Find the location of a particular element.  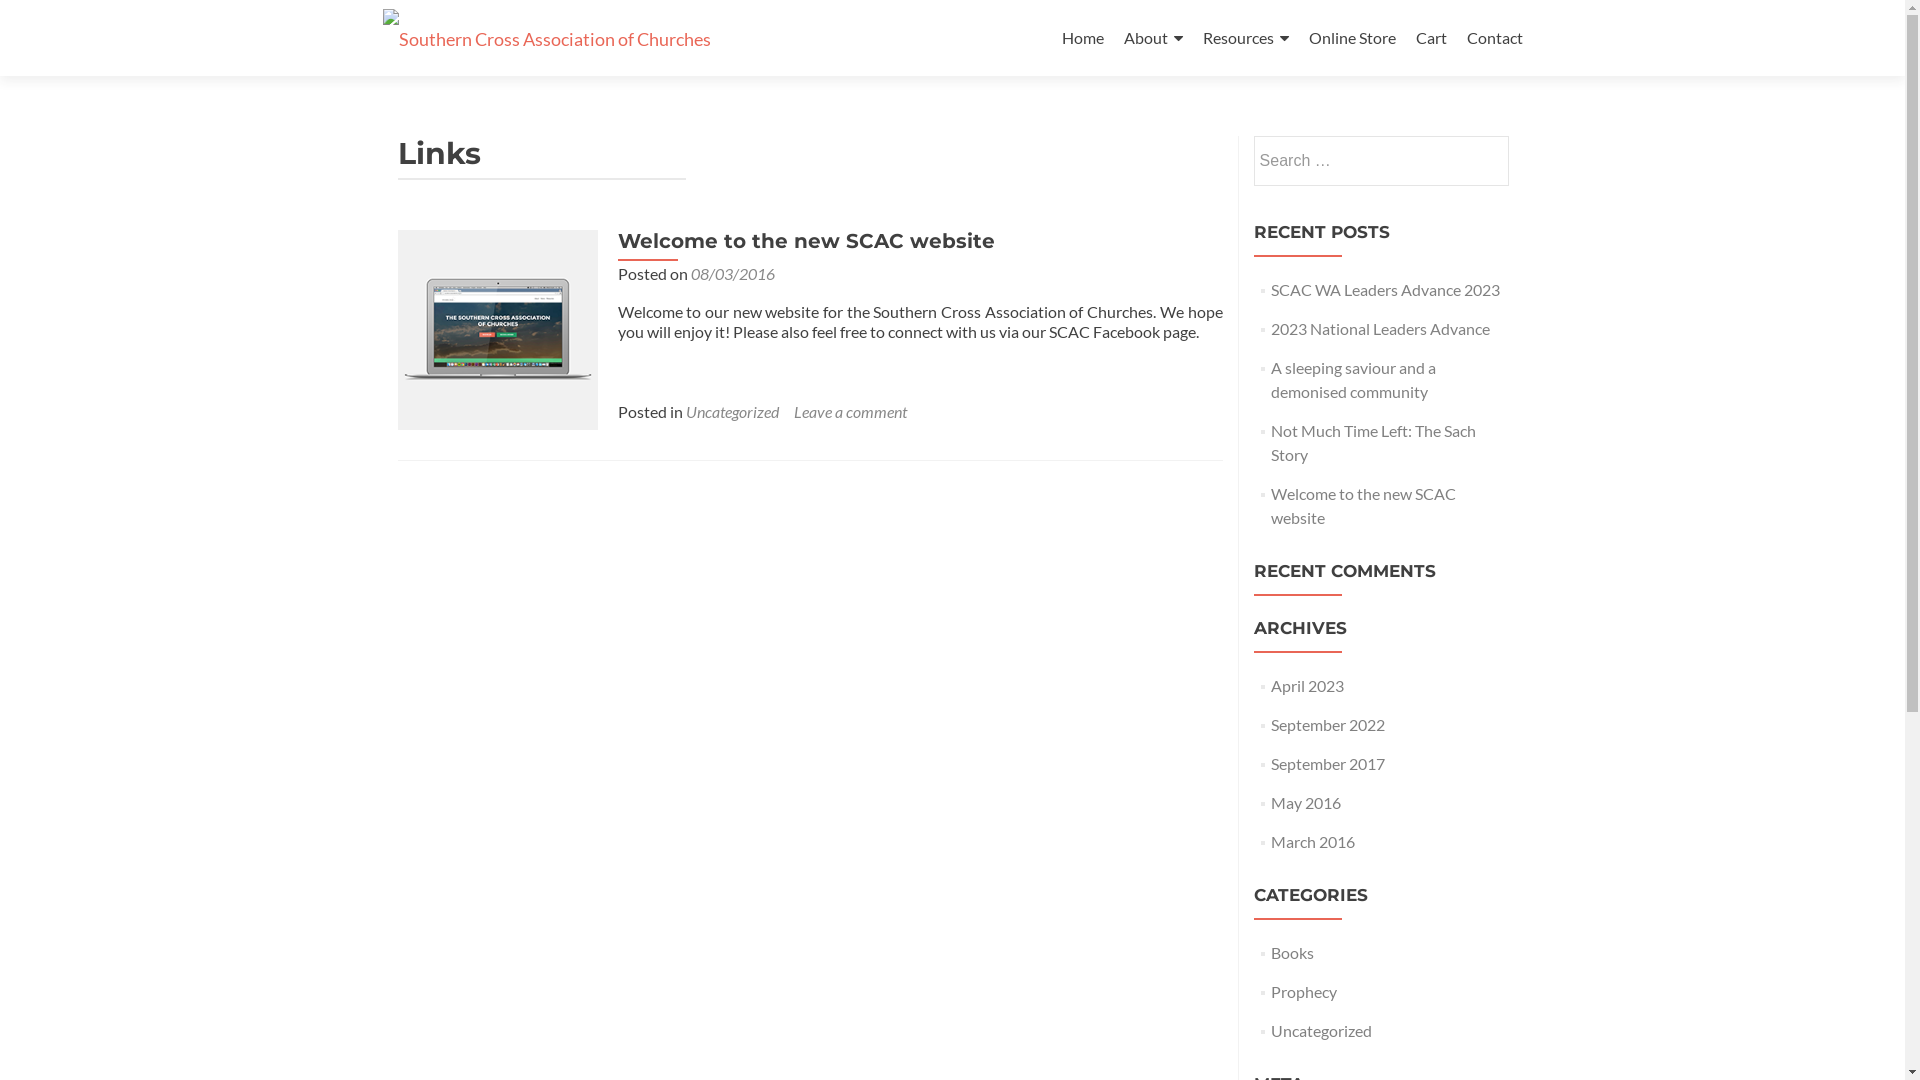

'Resources' is located at coordinates (1243, 38).